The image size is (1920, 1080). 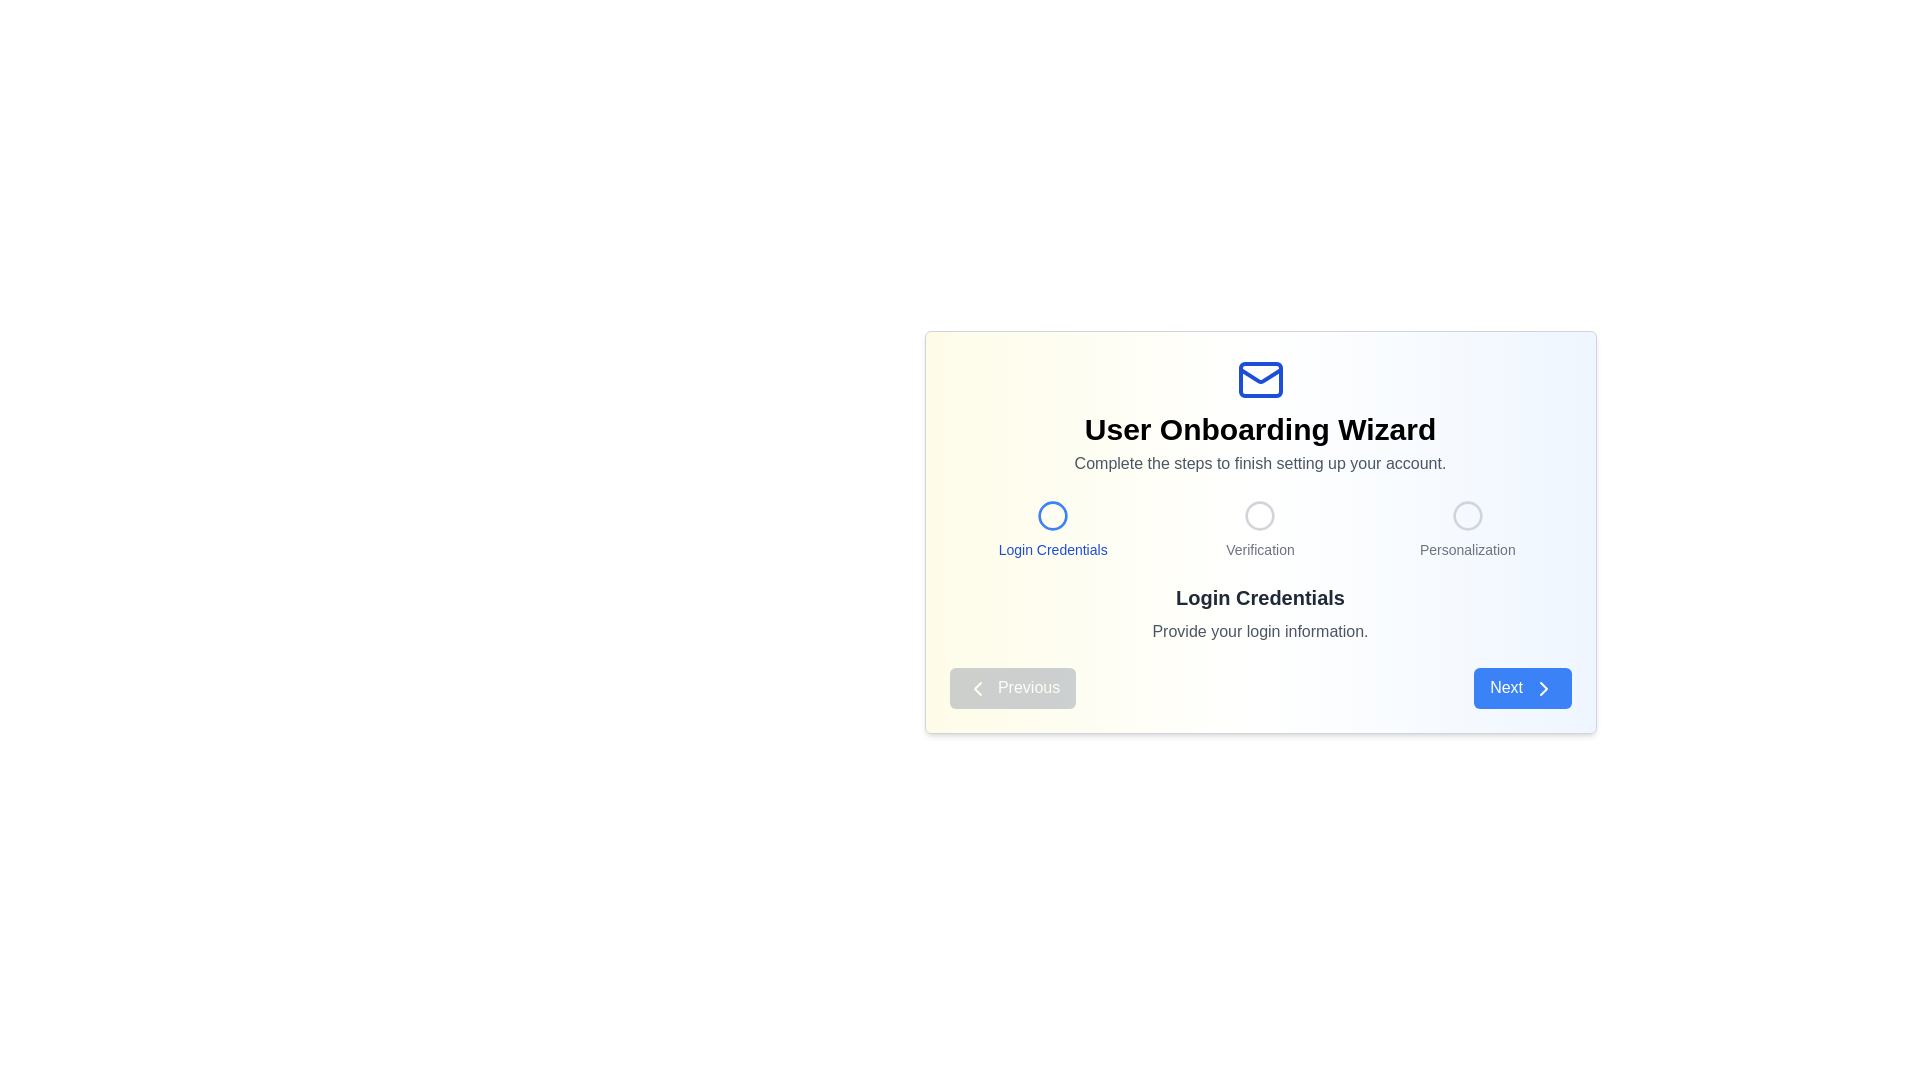 What do you see at coordinates (1259, 550) in the screenshot?
I see `the Static Text element displaying 'Verification' in the onboarding wizard interface, located below the second circle of the step indicator` at bounding box center [1259, 550].